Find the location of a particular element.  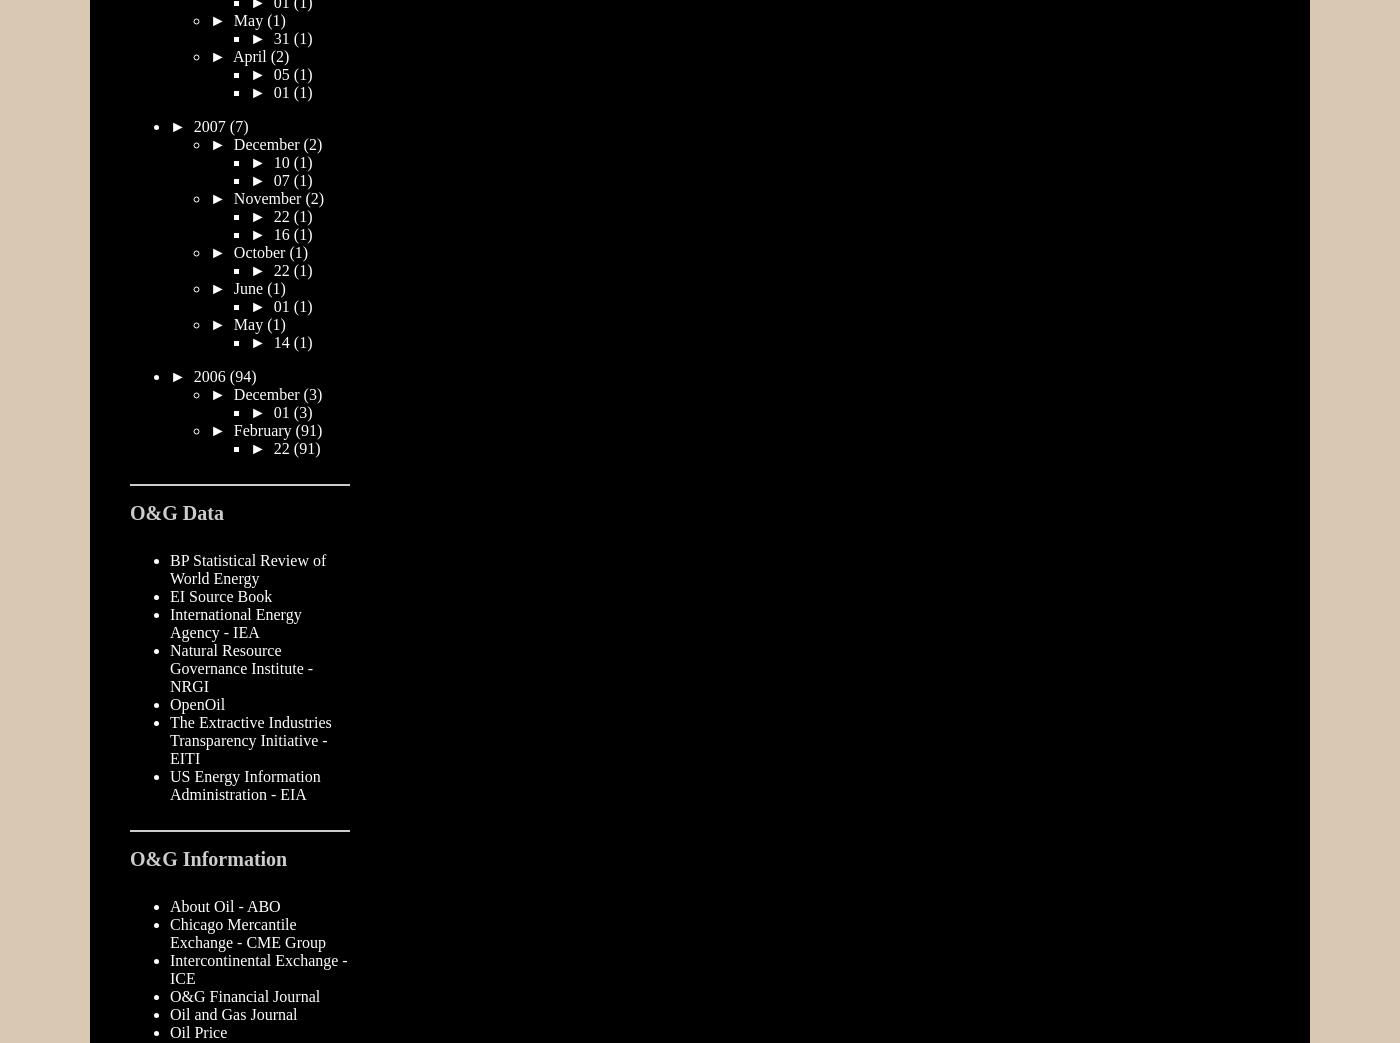

'International Energy Agency - IEA' is located at coordinates (234, 621).